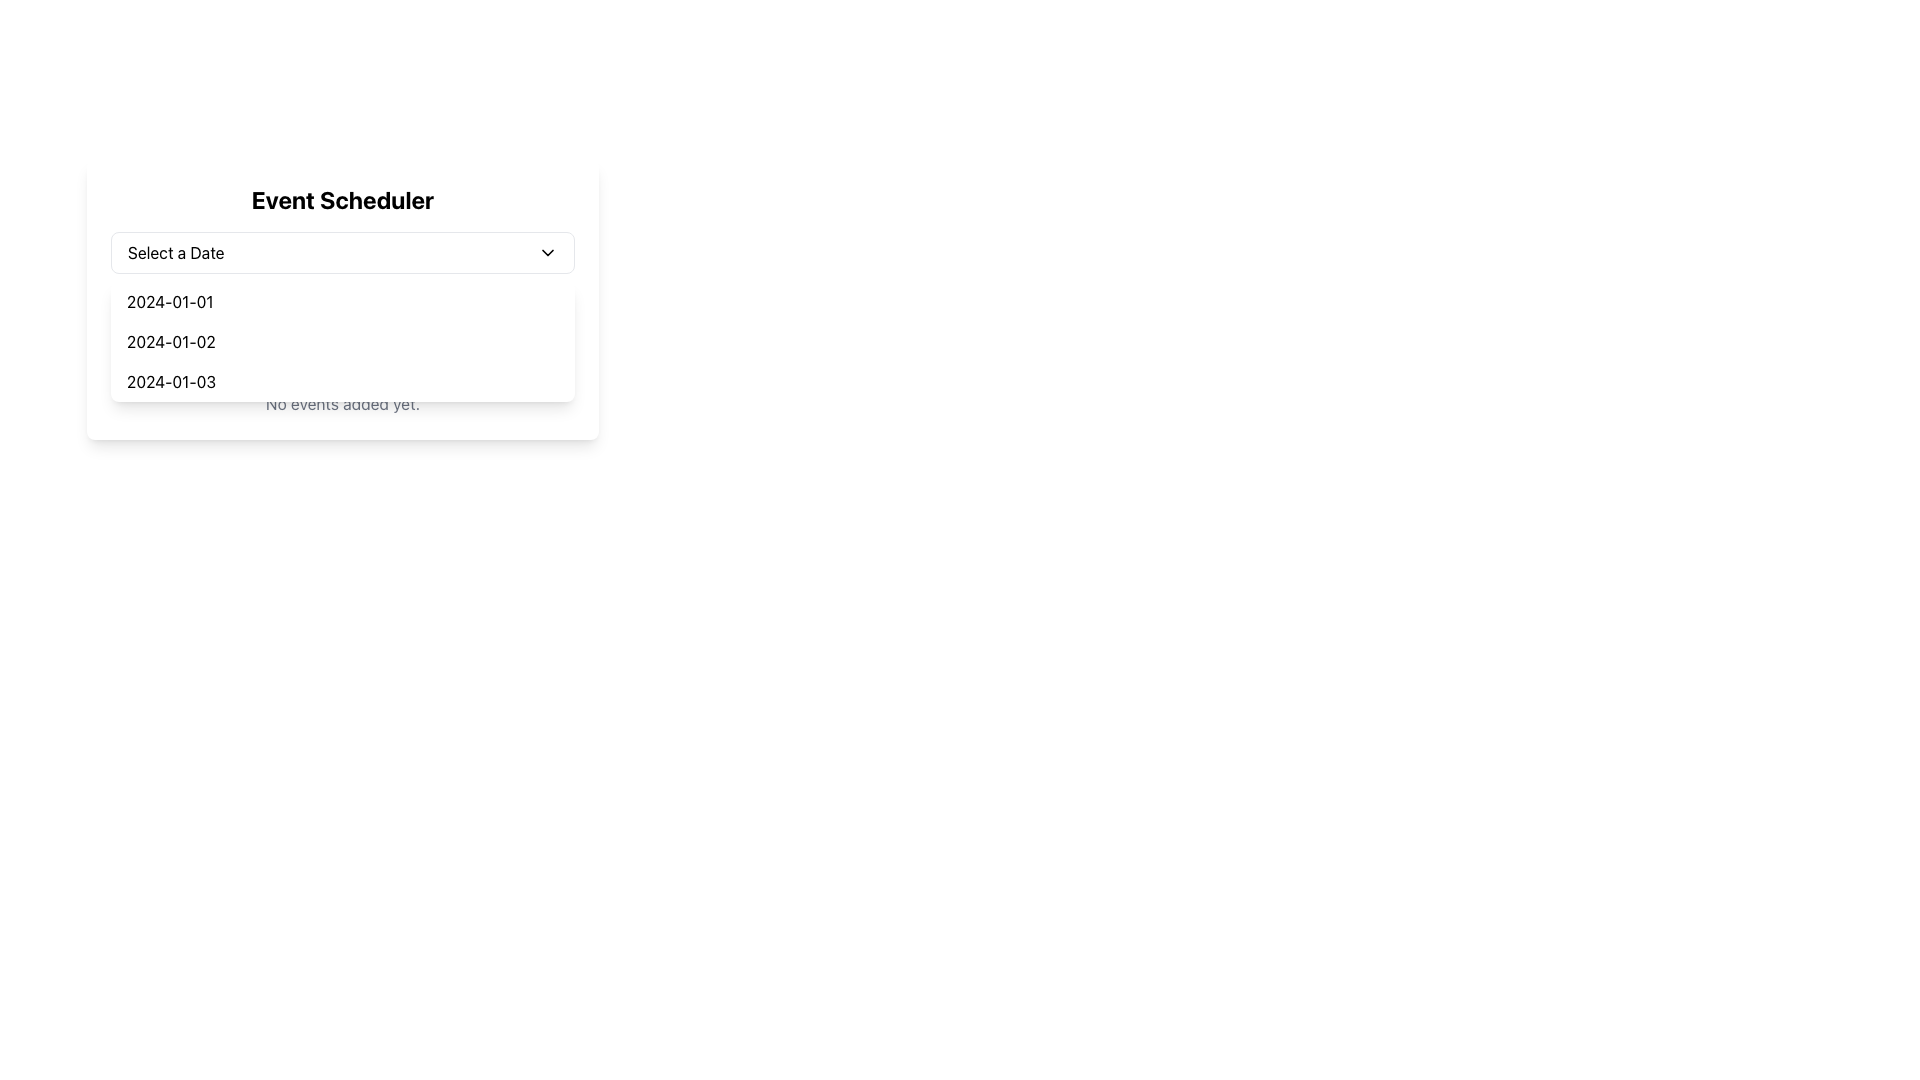 The image size is (1920, 1080). What do you see at coordinates (342, 252) in the screenshot?
I see `a date from the dropdown menu labeled 'Select a Date' in the 'Event Scheduler' section by clicking on it to reveal the options` at bounding box center [342, 252].